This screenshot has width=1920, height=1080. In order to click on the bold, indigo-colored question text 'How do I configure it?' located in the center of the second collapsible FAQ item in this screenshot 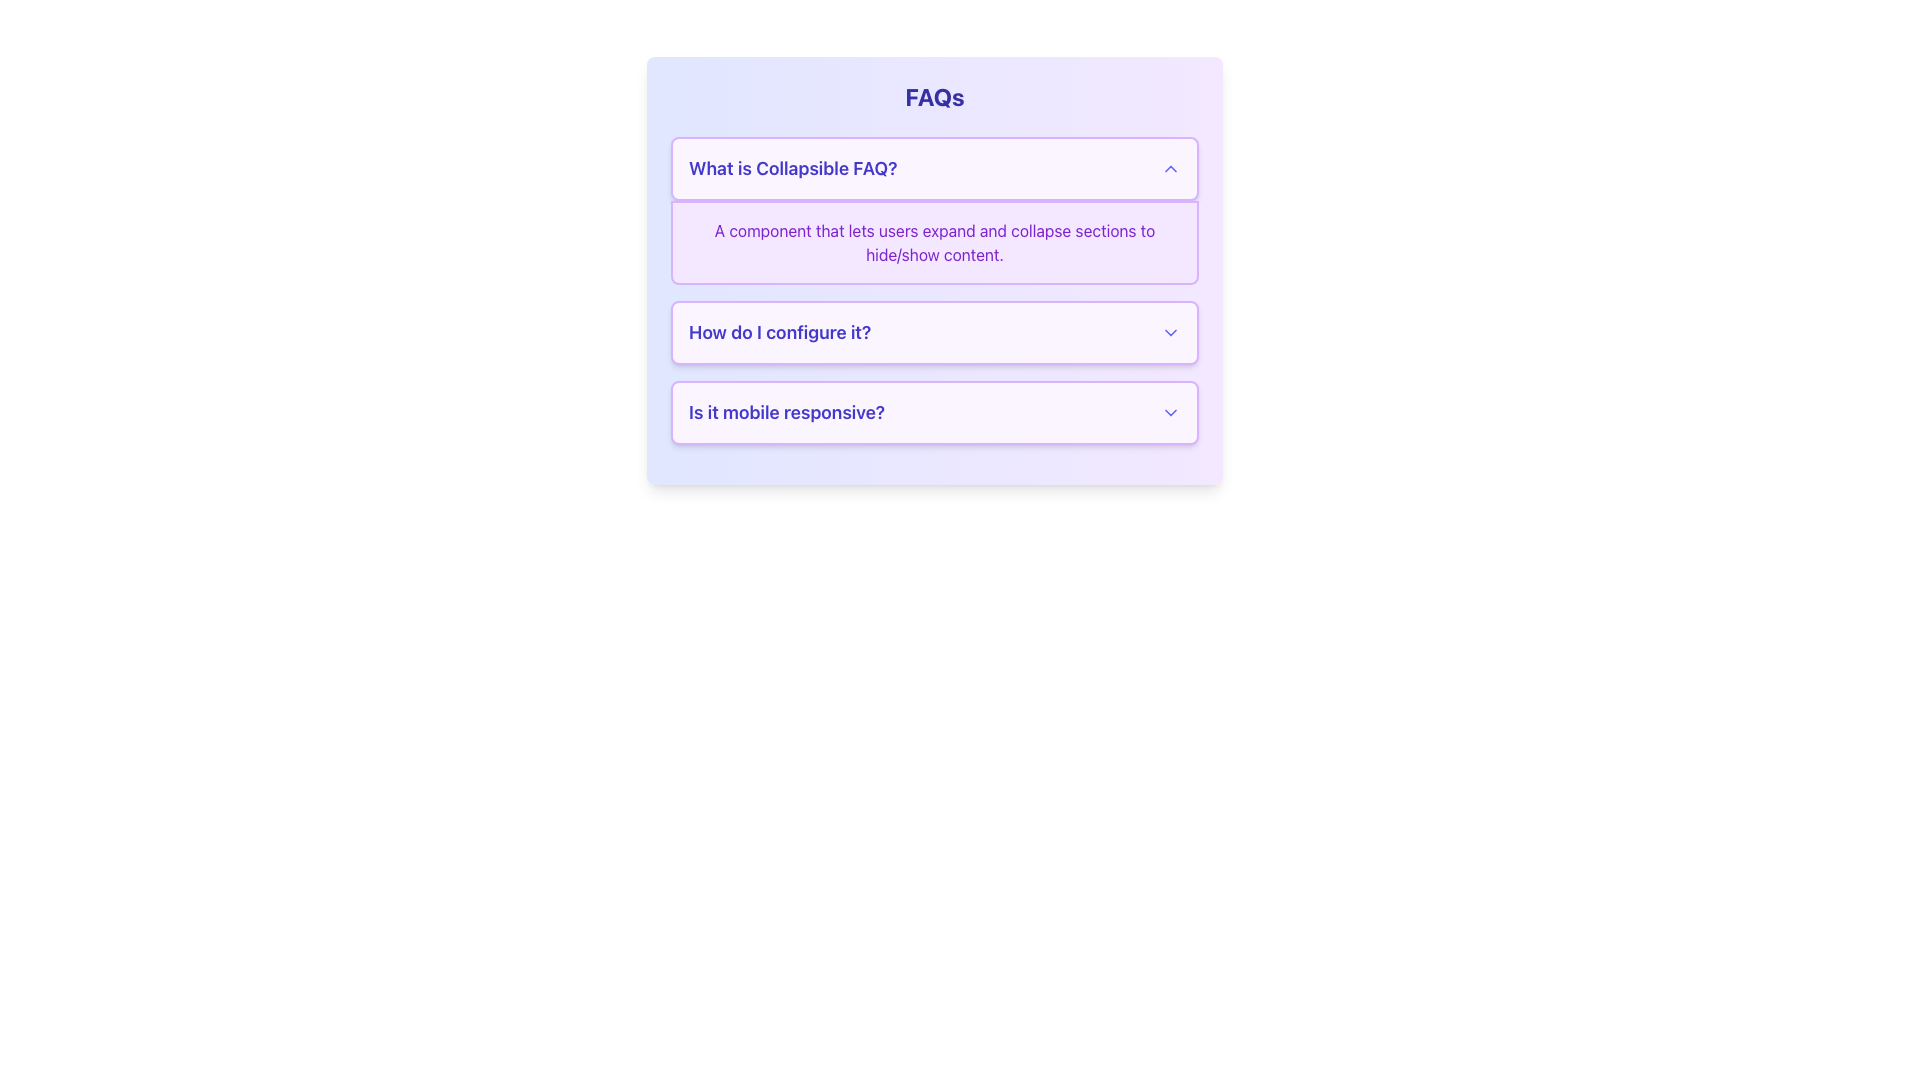, I will do `click(779, 331)`.